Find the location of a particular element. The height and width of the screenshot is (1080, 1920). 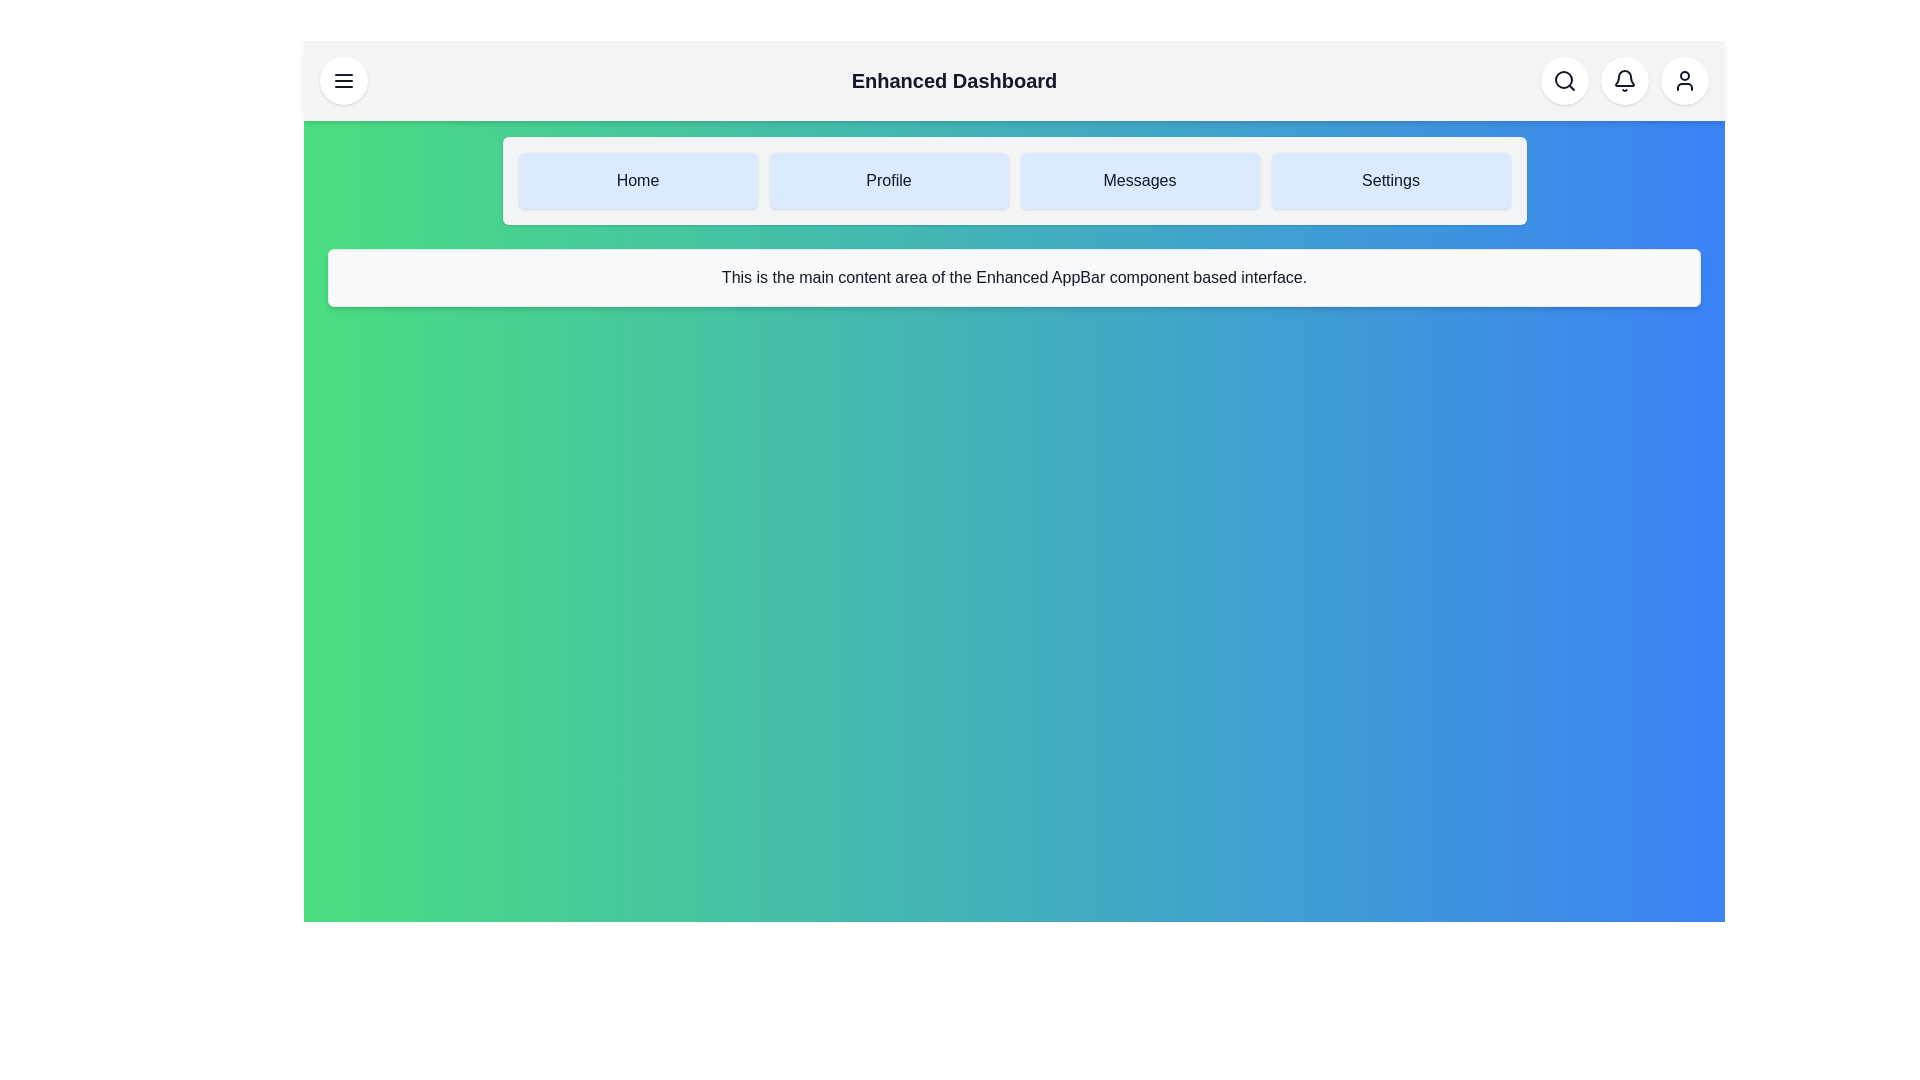

the User Profile button to perform its action is located at coordinates (1683, 80).